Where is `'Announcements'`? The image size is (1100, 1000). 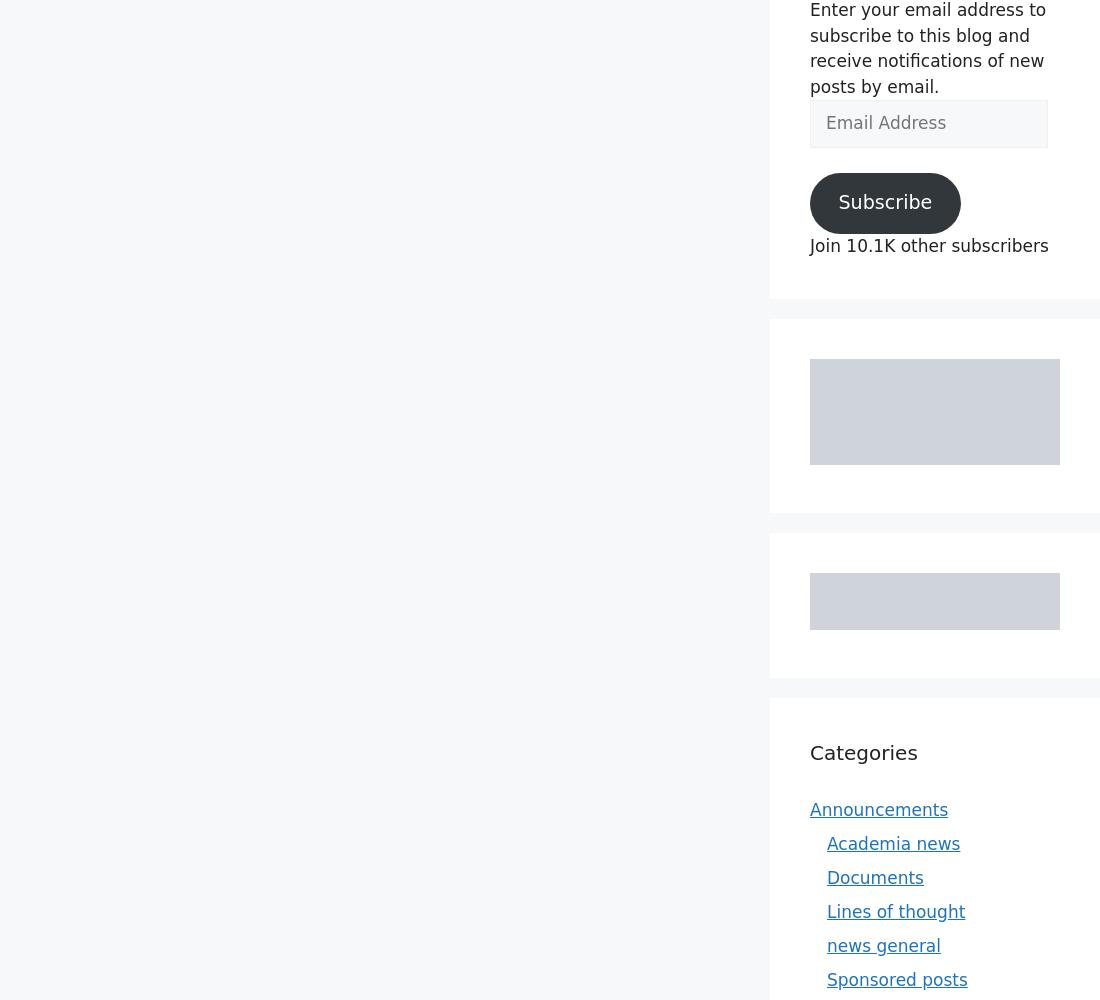 'Announcements' is located at coordinates (878, 809).